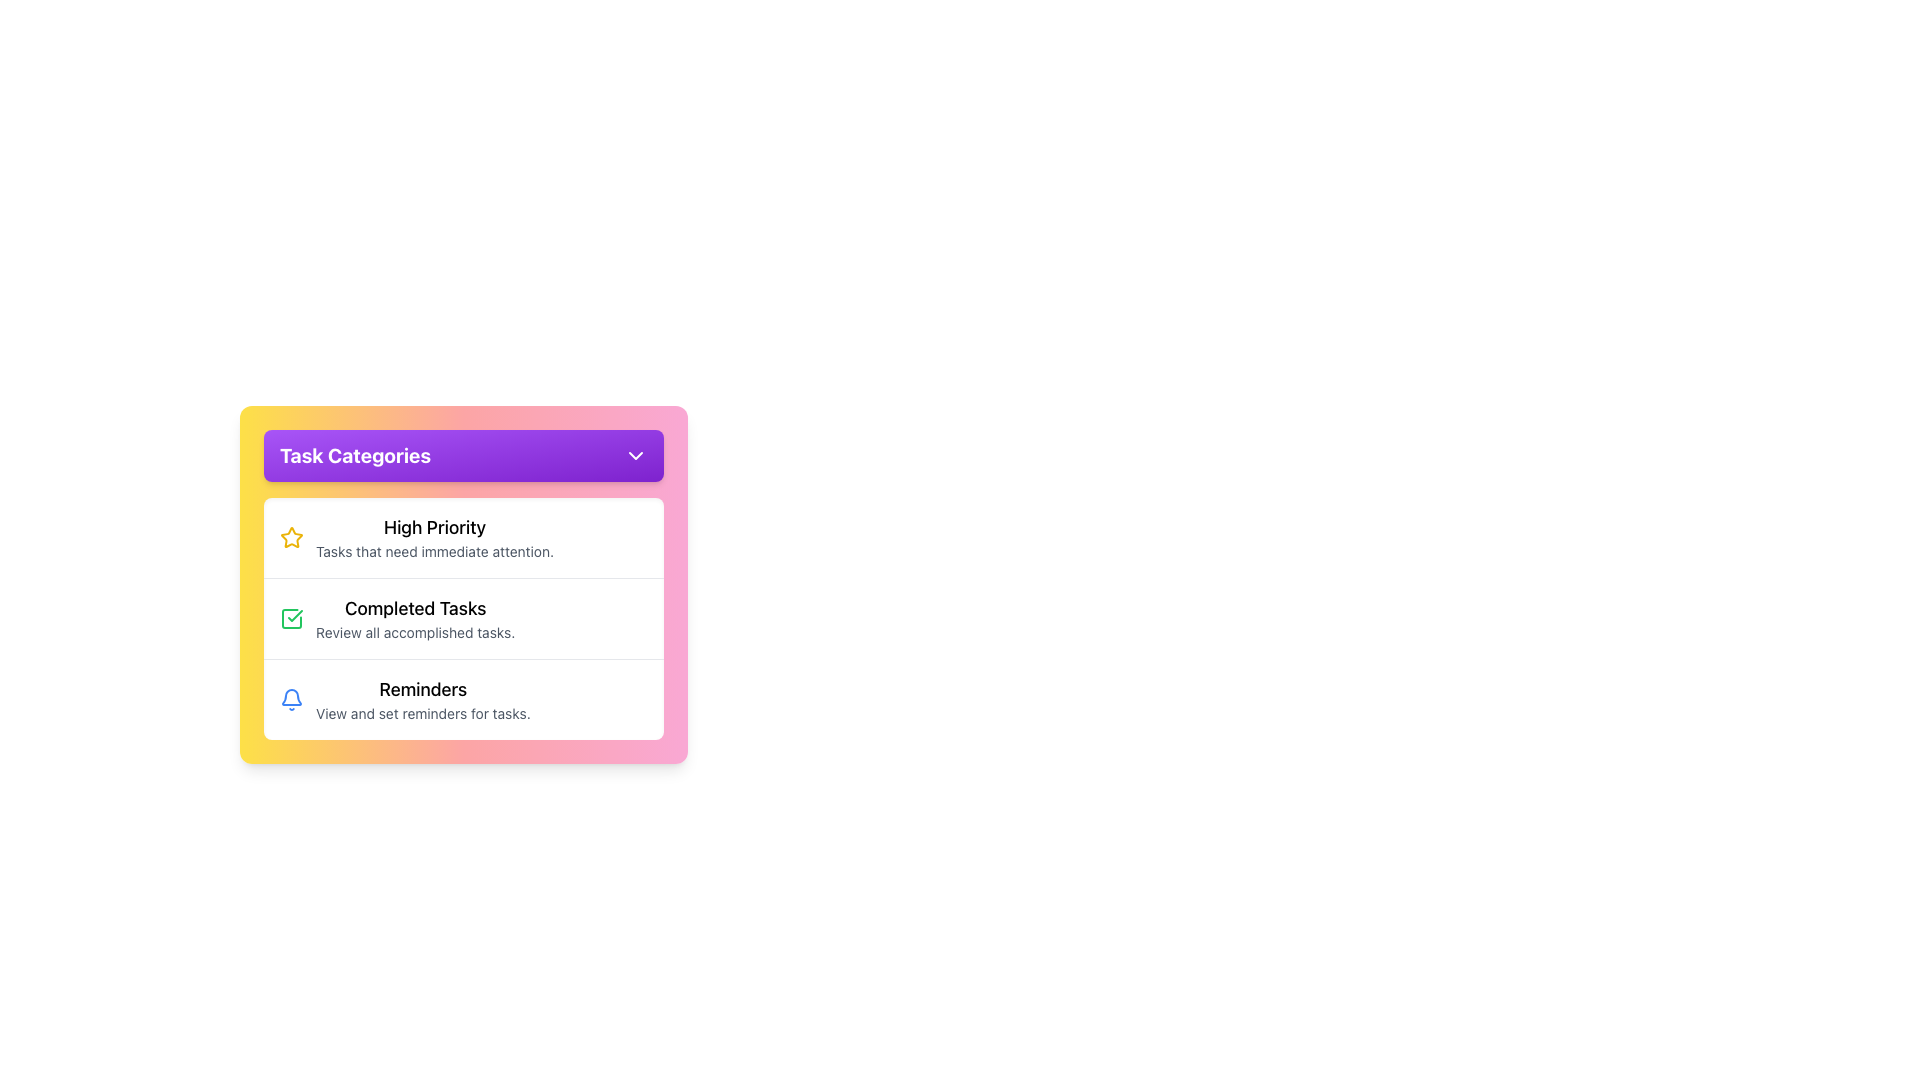 This screenshot has height=1080, width=1920. I want to click on text label that serves as a header for the 'High Priority' tasks in the 'Task Categories' panel, positioned near the top of the list, so click(434, 527).